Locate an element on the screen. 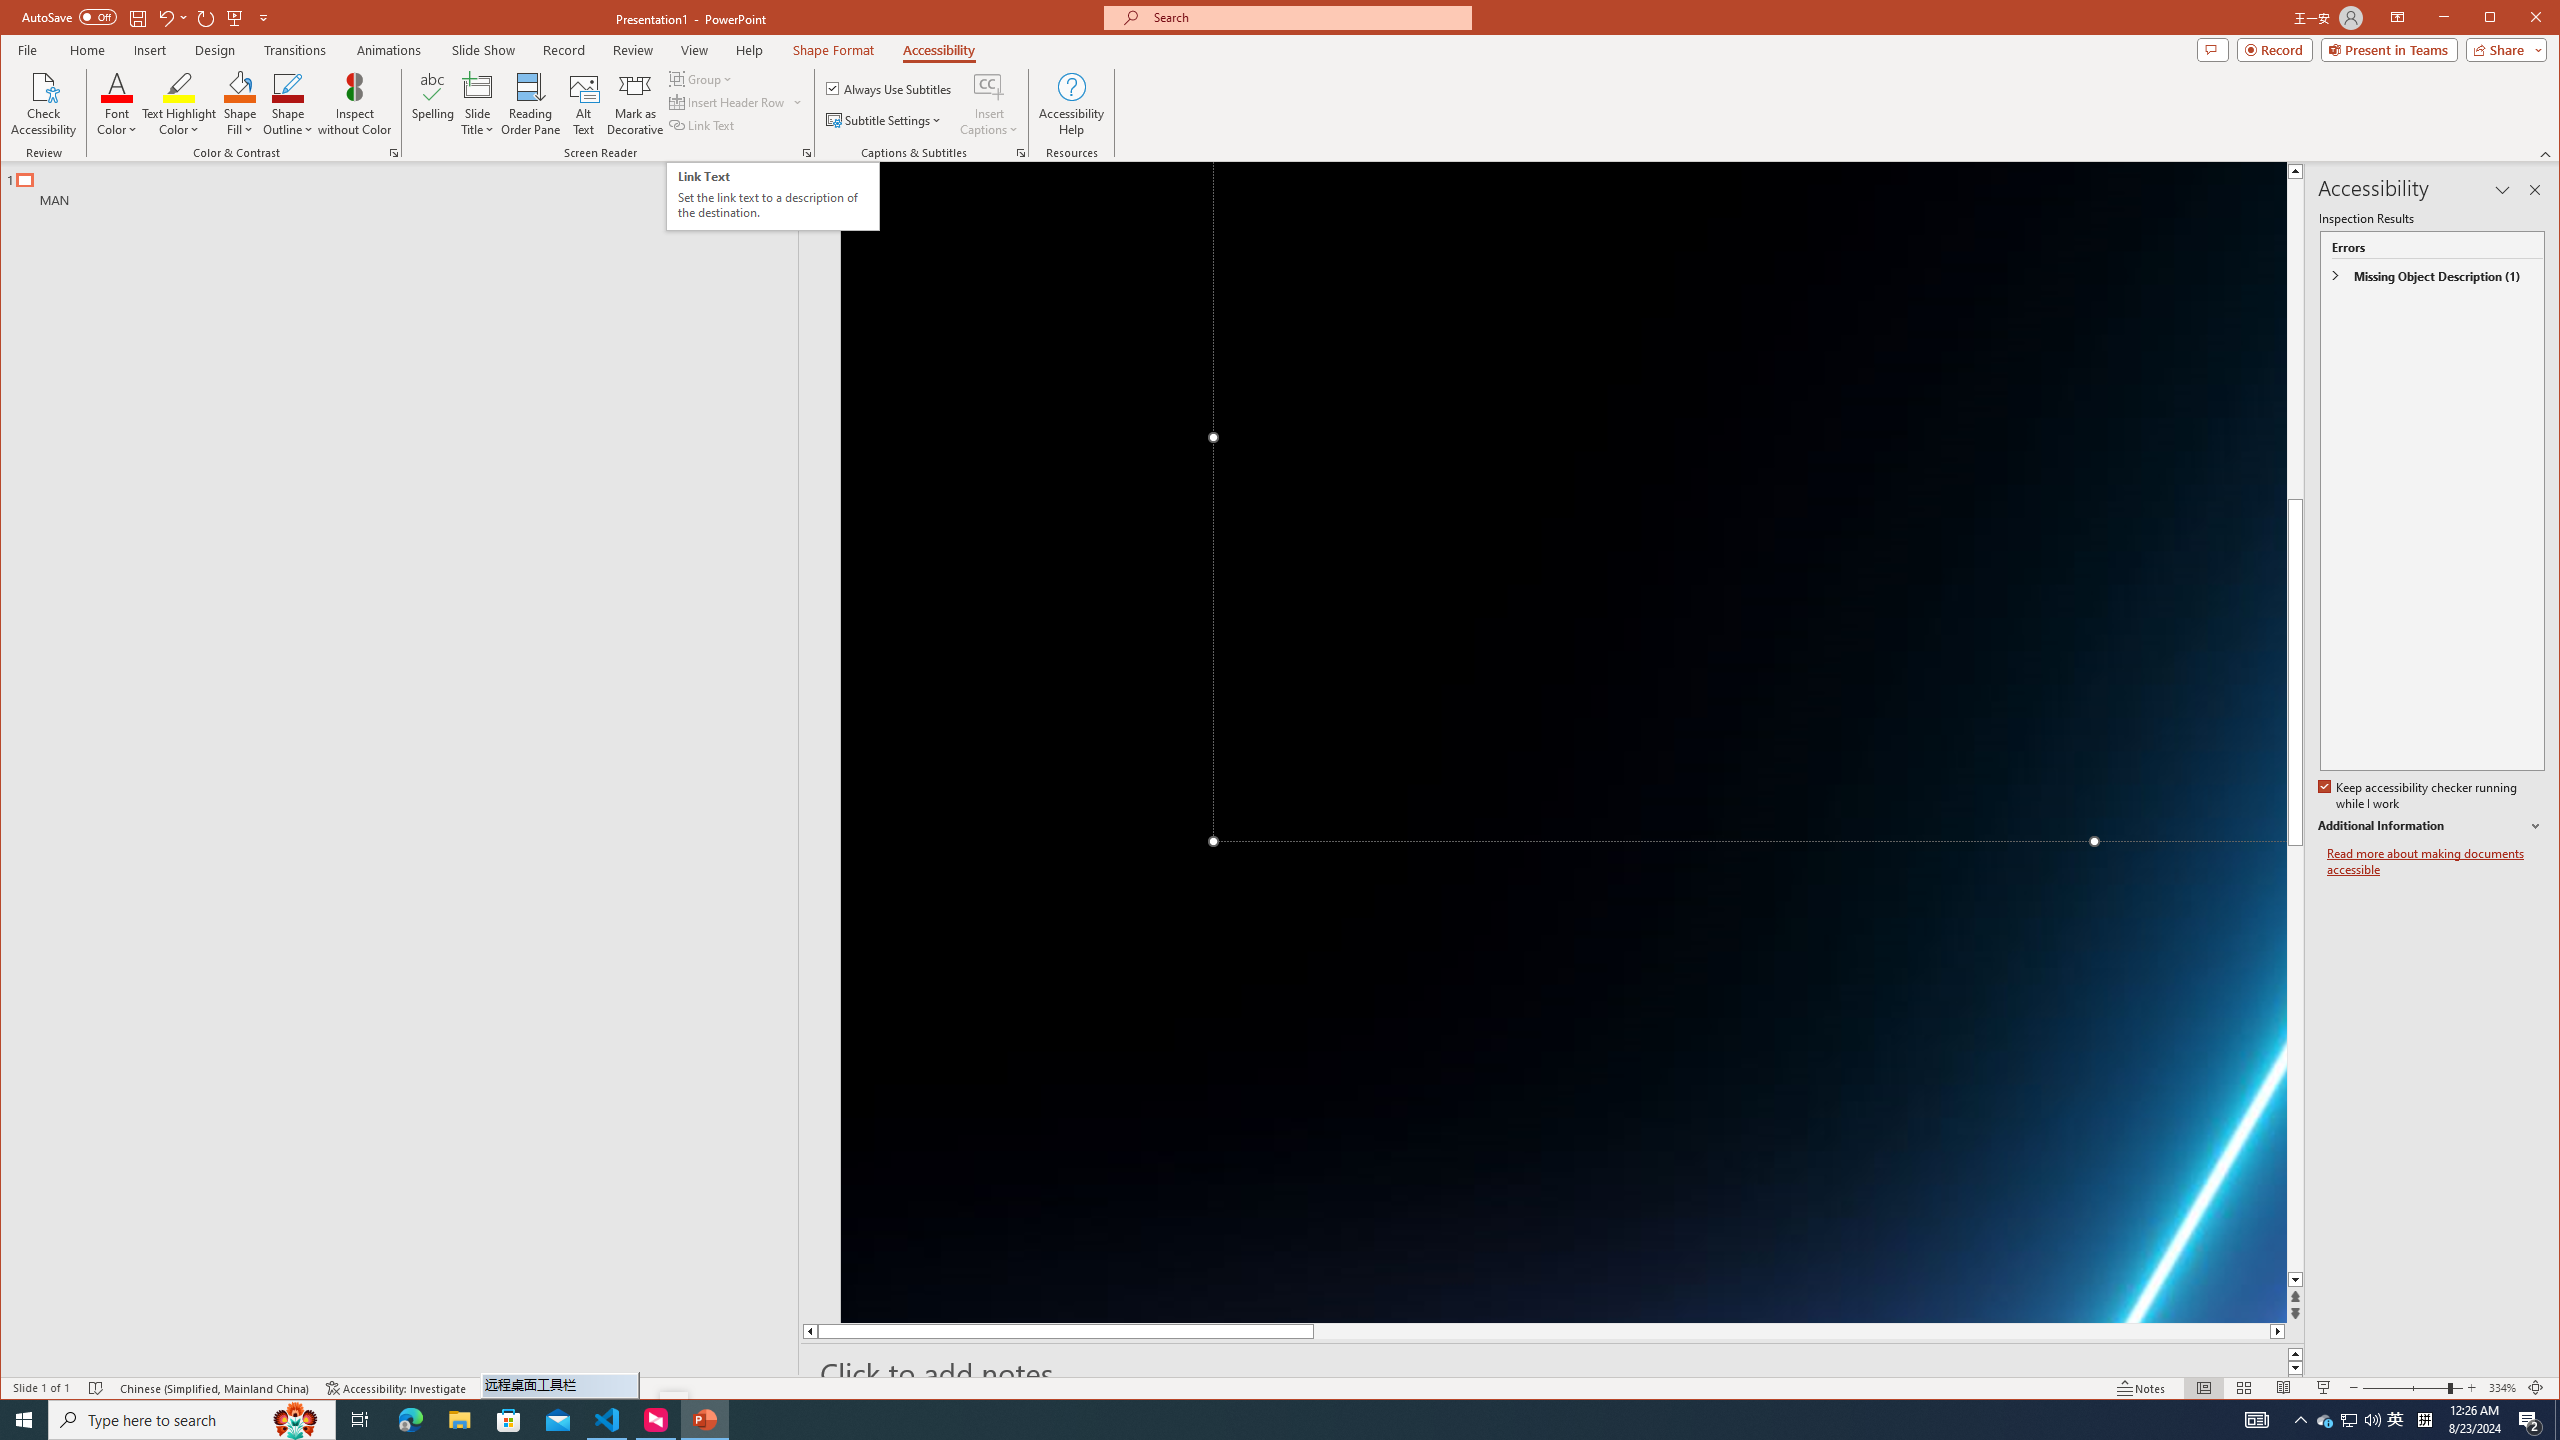  'Always Use Subtitles' is located at coordinates (888, 87).